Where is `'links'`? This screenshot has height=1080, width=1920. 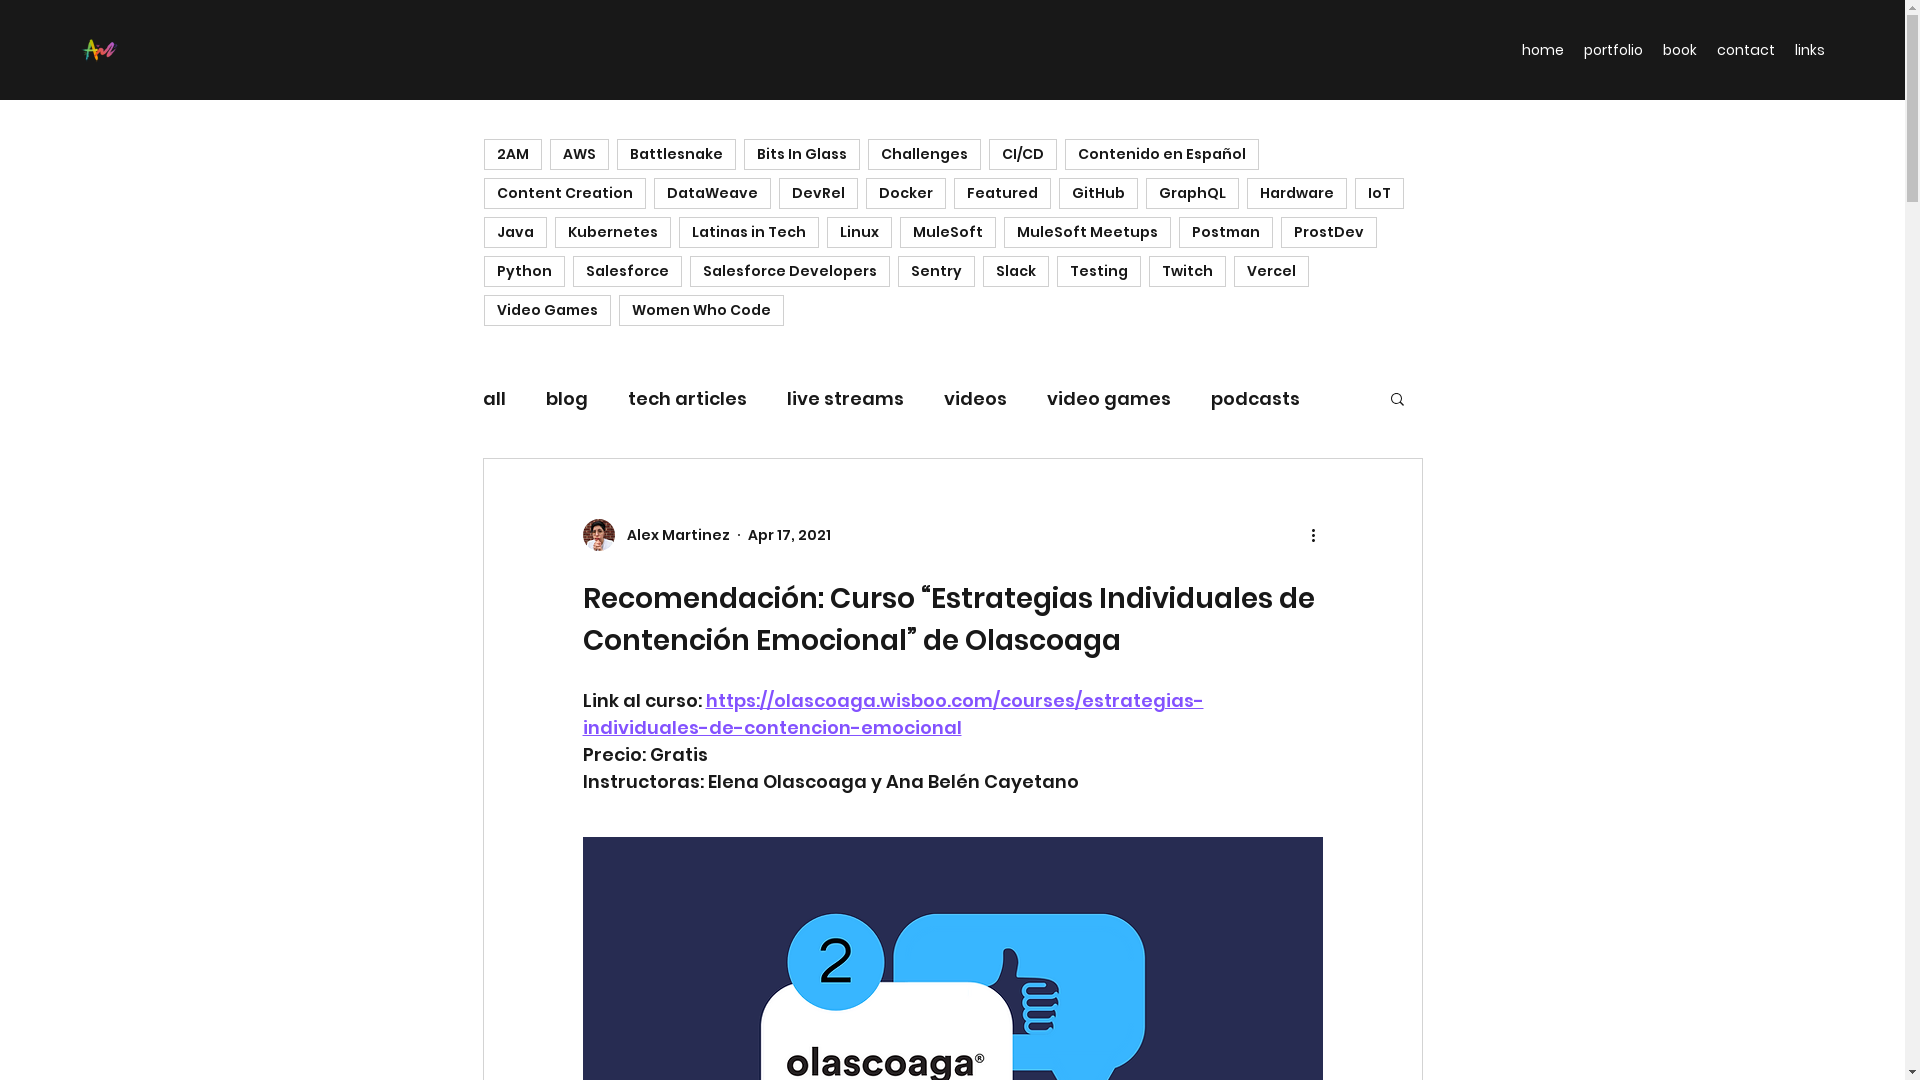
'links' is located at coordinates (1785, 49).